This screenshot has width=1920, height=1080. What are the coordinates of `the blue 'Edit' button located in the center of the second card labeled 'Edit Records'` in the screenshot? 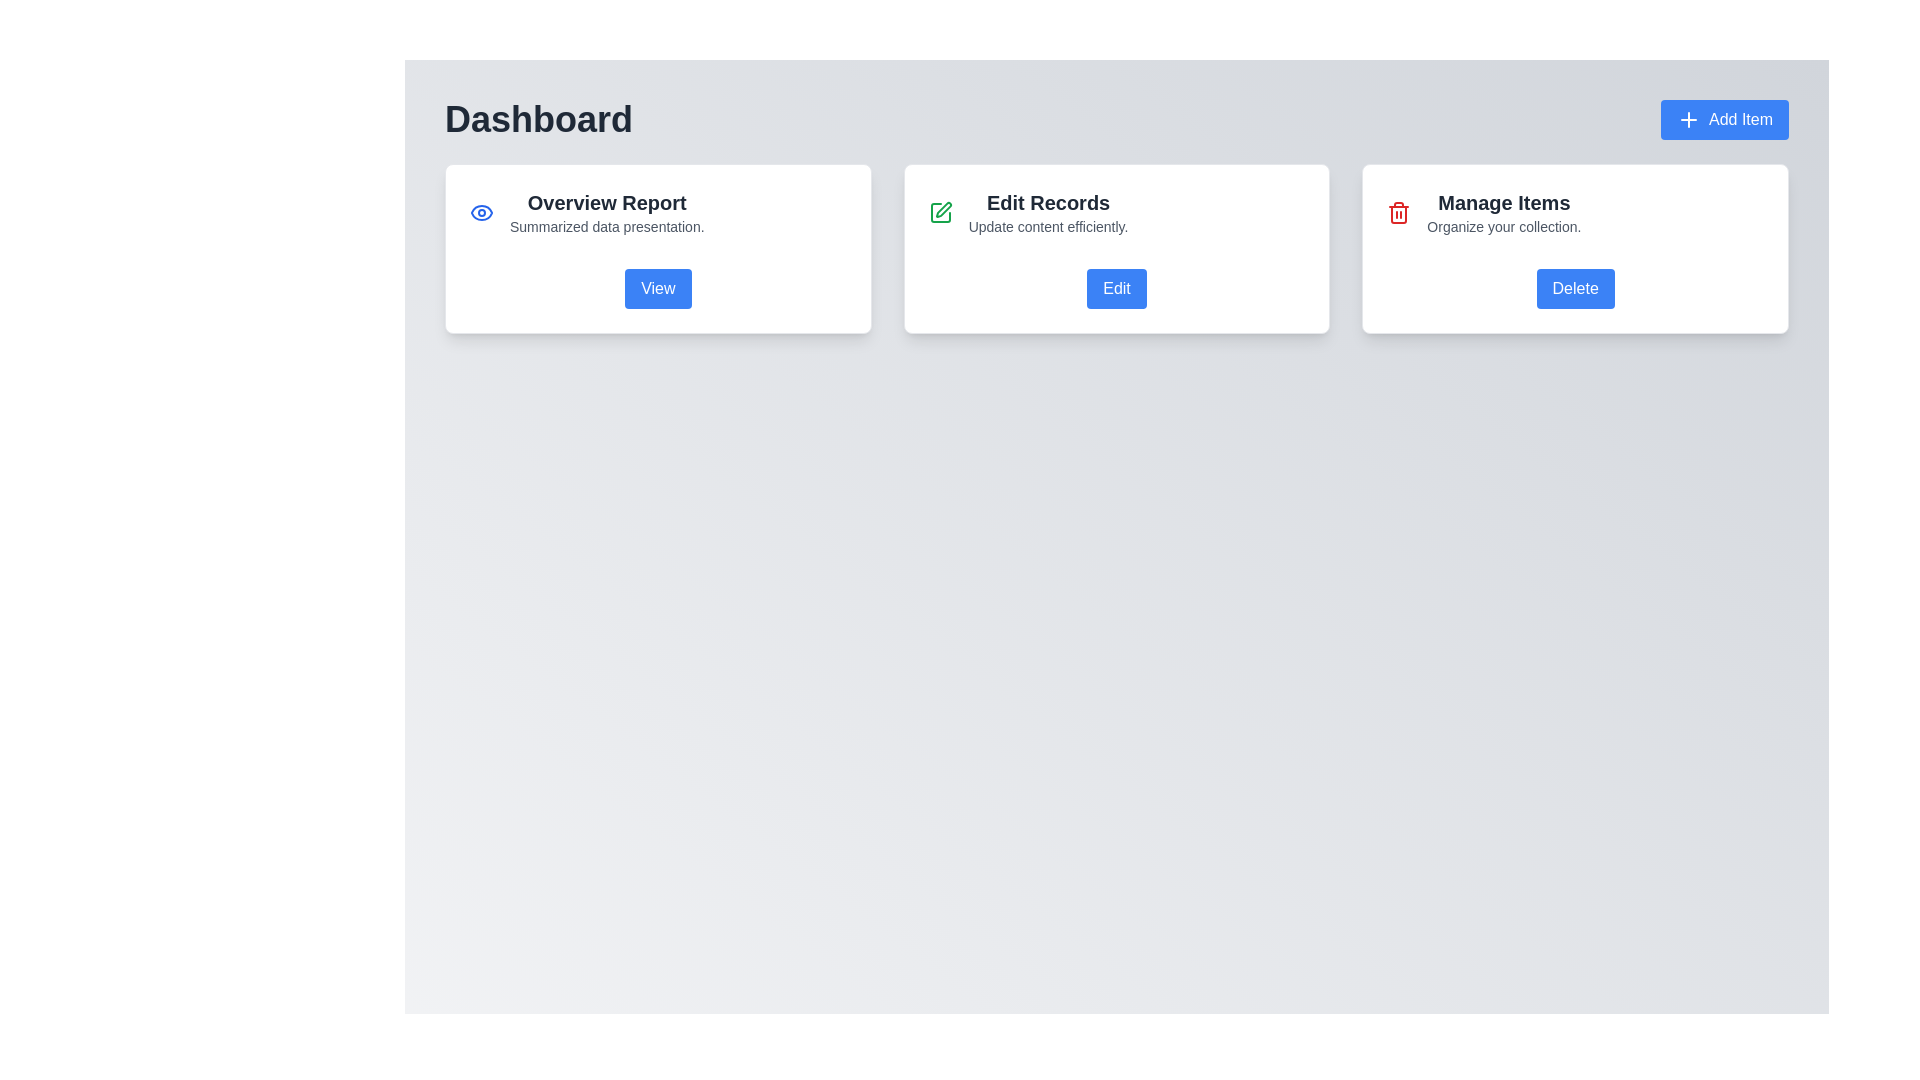 It's located at (1116, 289).